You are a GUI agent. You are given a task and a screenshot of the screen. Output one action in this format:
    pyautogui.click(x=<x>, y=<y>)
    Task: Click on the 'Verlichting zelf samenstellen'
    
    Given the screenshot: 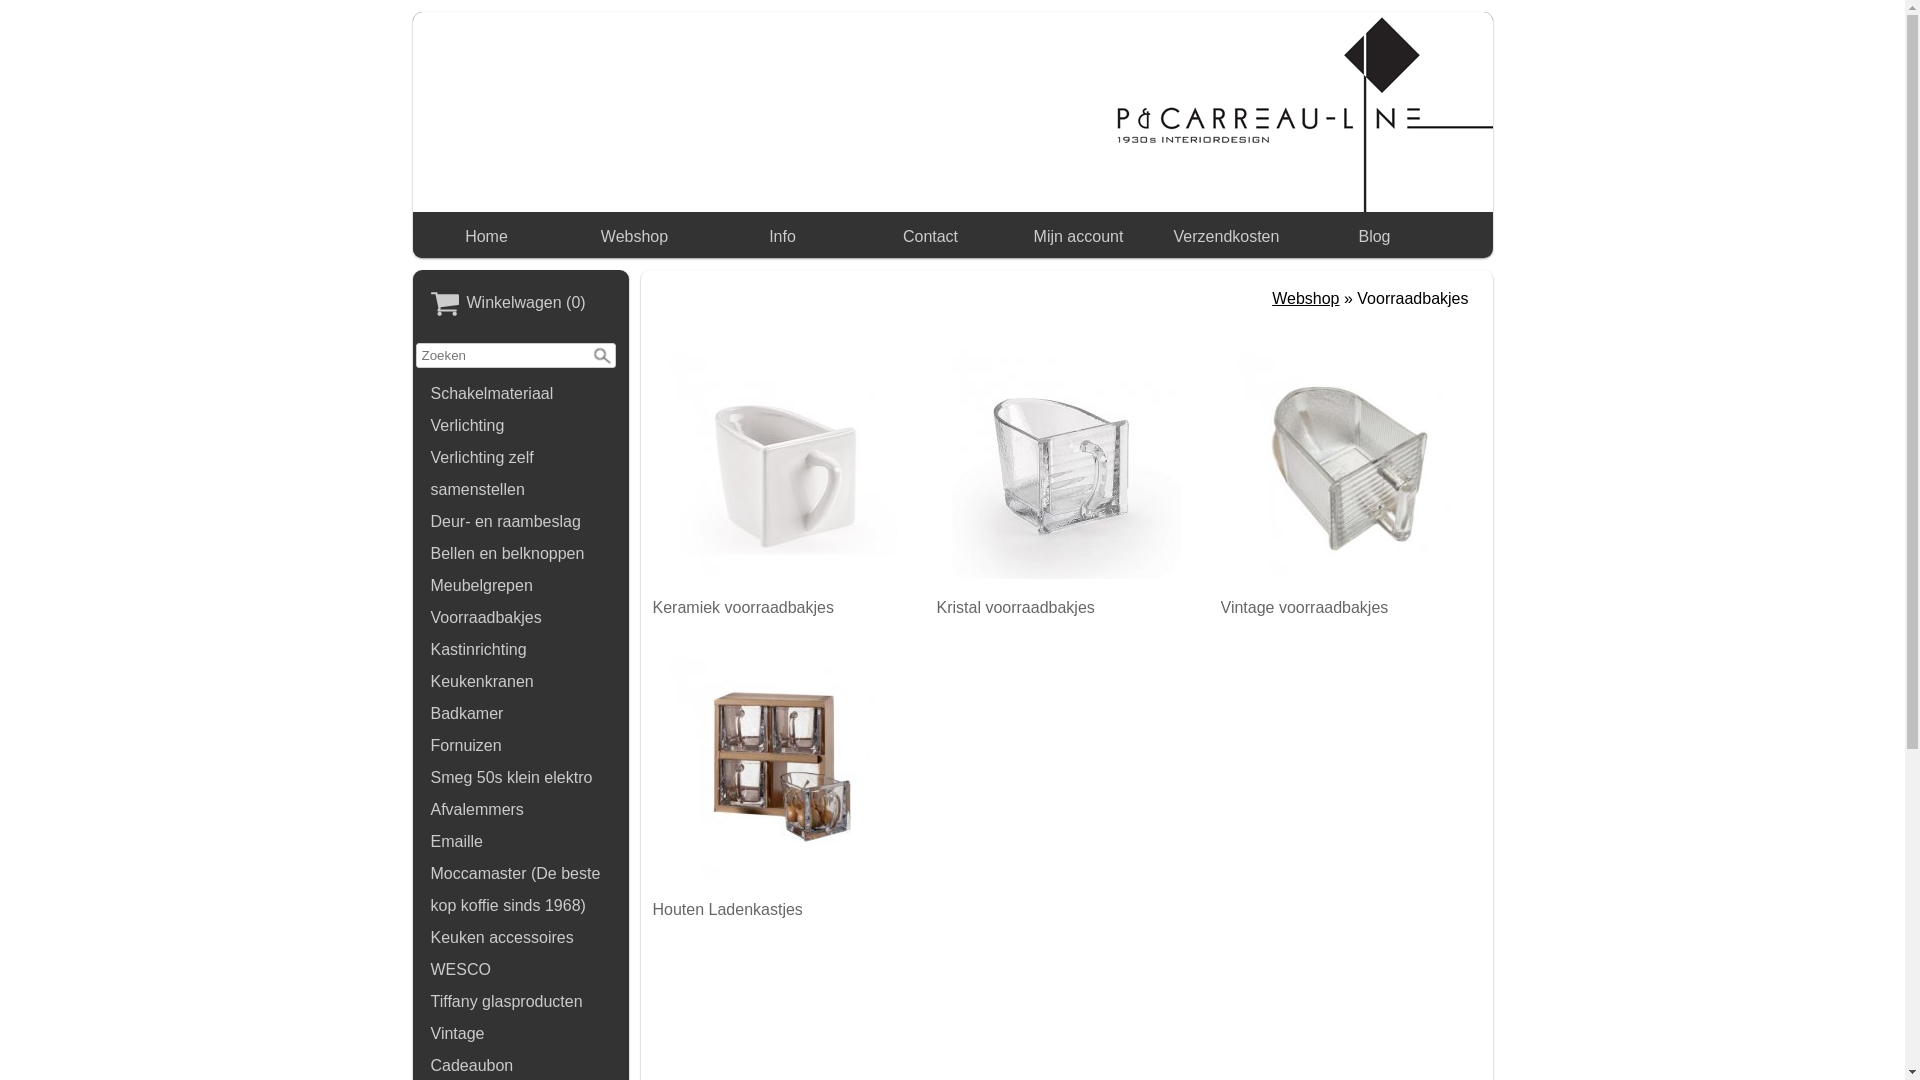 What is the action you would take?
    pyautogui.click(x=415, y=474)
    